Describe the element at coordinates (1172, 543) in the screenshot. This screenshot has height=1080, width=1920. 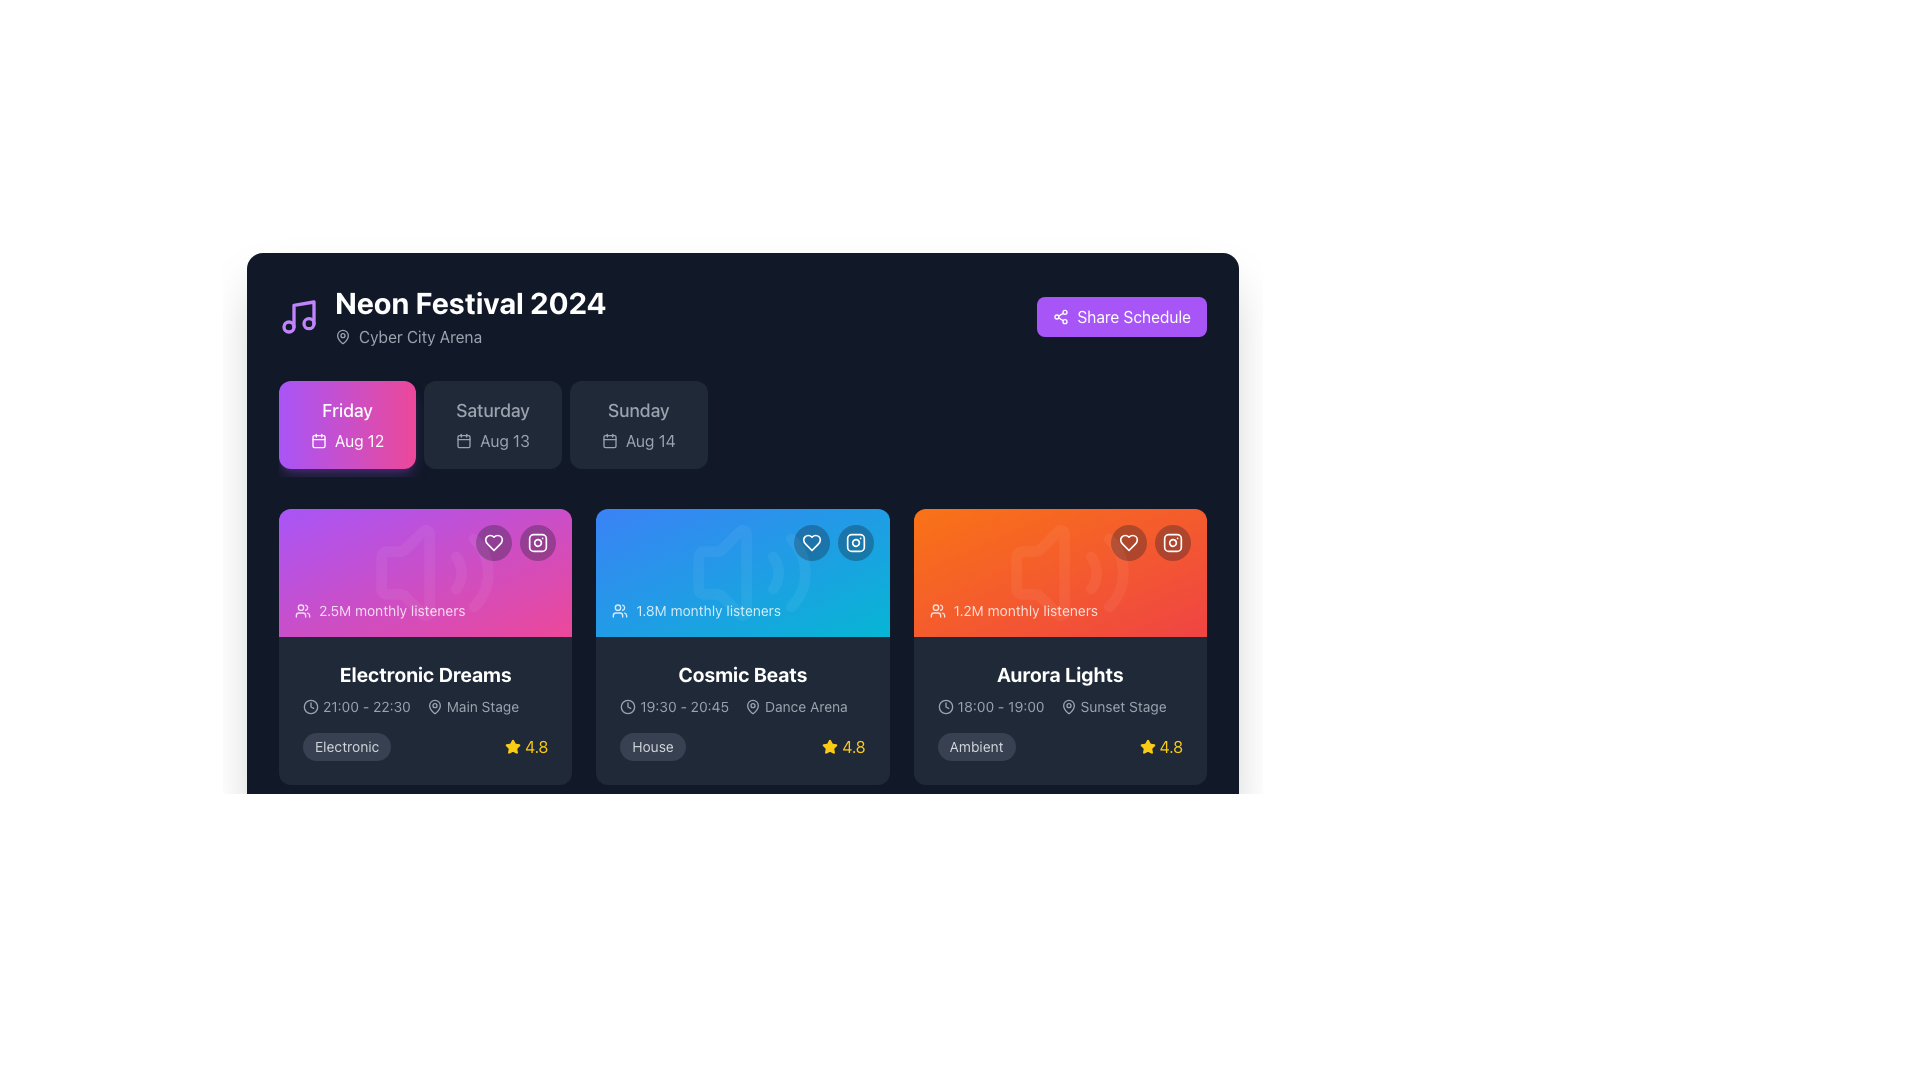
I see `the circular Instagram button with a semi-transparent dark gray background located at the top-right corner of the 'Aurora Lights' card to observe the hover effect` at that location.